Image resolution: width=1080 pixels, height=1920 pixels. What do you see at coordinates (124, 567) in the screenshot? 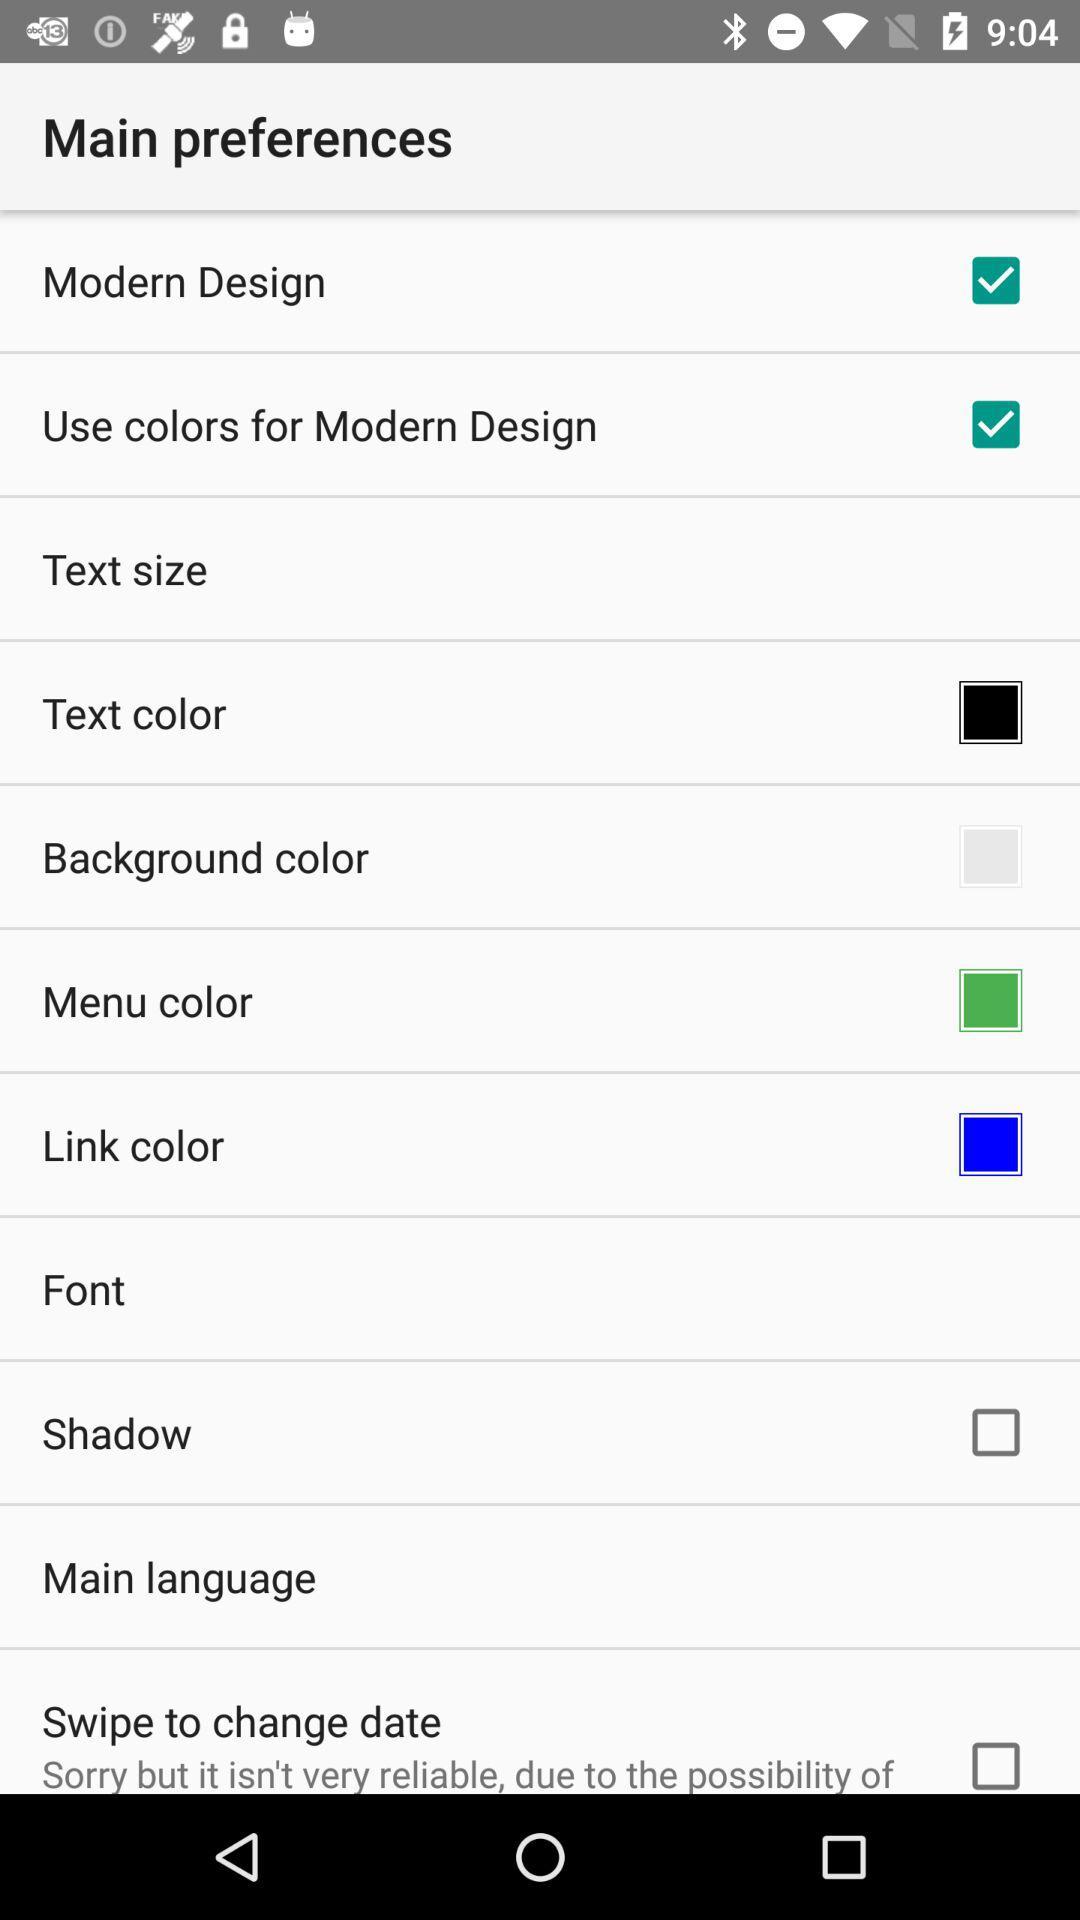
I see `item above text color` at bounding box center [124, 567].